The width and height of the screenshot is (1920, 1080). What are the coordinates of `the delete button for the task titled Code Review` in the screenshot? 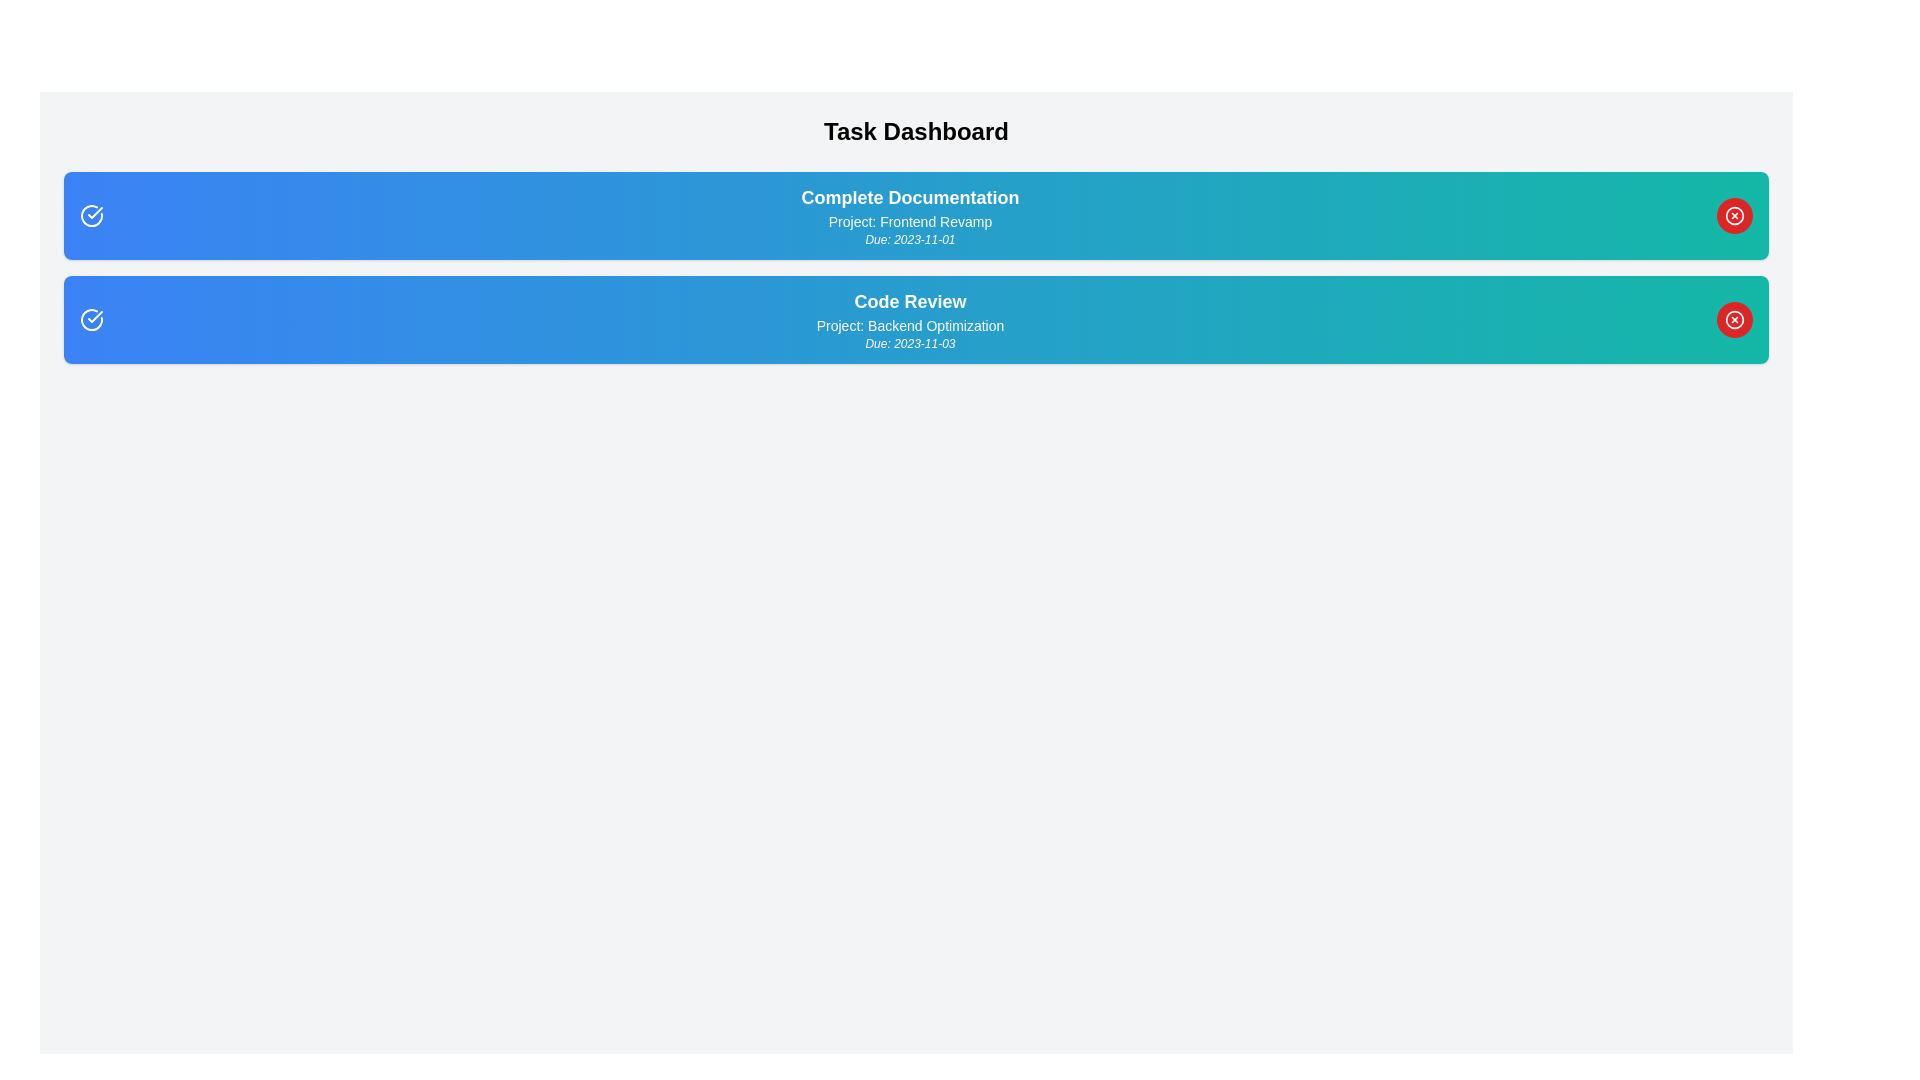 It's located at (1733, 319).